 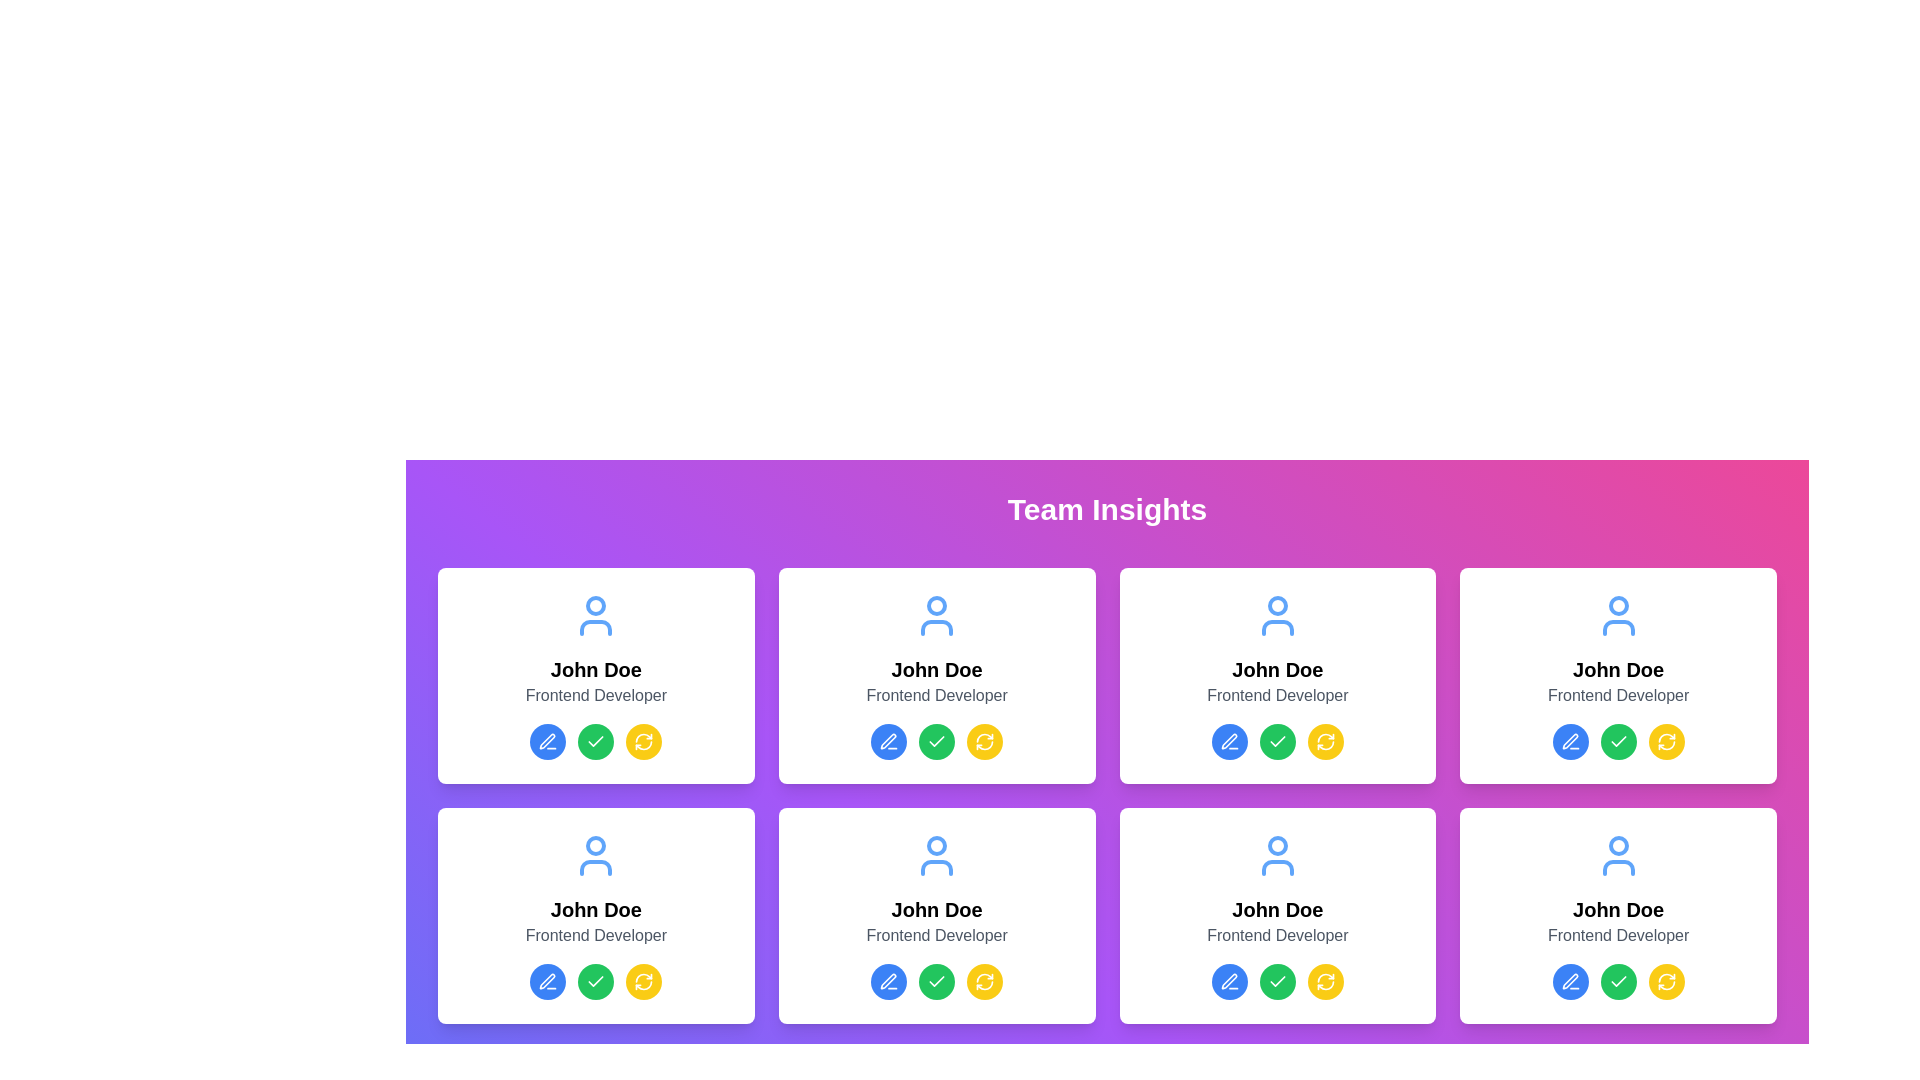 What do you see at coordinates (1569, 741) in the screenshot?
I see `the pen icon within the circular button, which has a blue background and is located at the bottom of the user card in the second column of the first row of a 3x4 grid layout` at bounding box center [1569, 741].